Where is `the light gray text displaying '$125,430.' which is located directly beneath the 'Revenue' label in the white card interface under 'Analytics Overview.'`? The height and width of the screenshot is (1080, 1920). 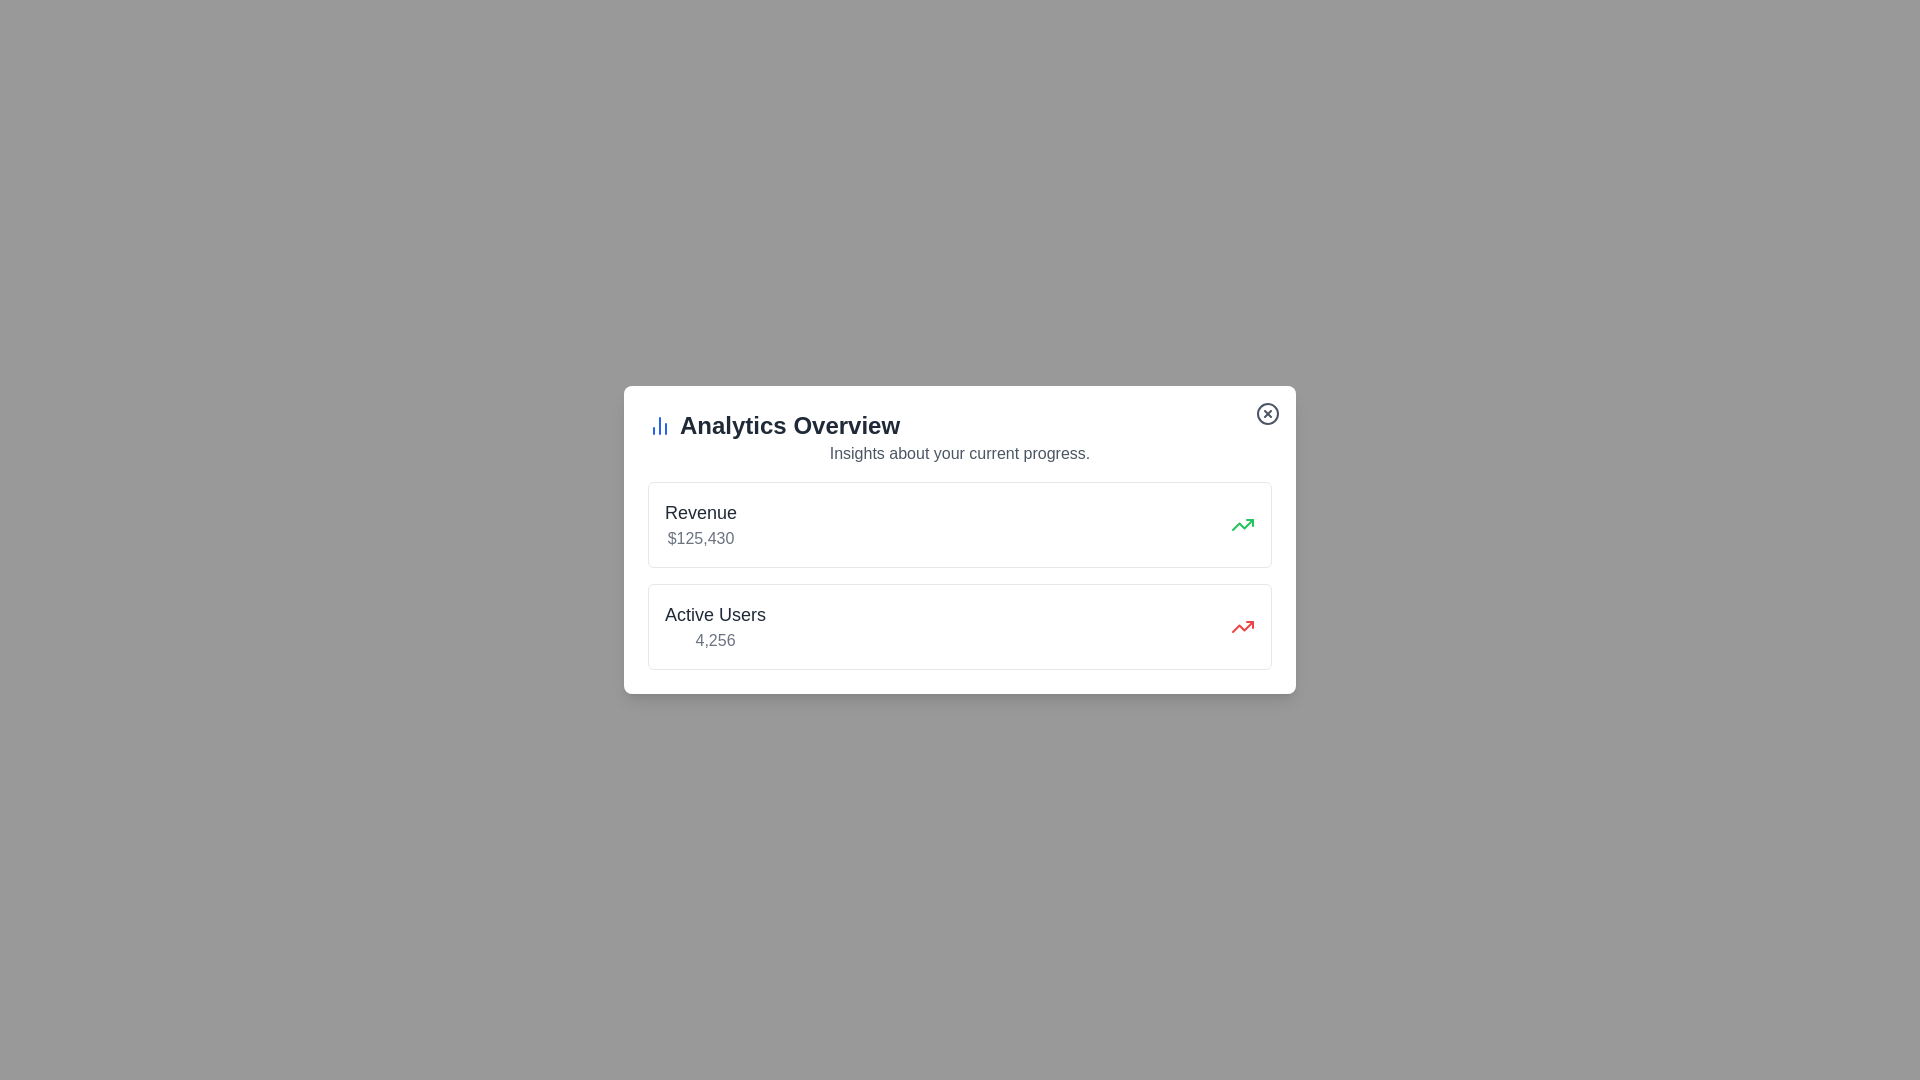
the light gray text displaying '$125,430.' which is located directly beneath the 'Revenue' label in the white card interface under 'Analytics Overview.' is located at coordinates (700, 538).